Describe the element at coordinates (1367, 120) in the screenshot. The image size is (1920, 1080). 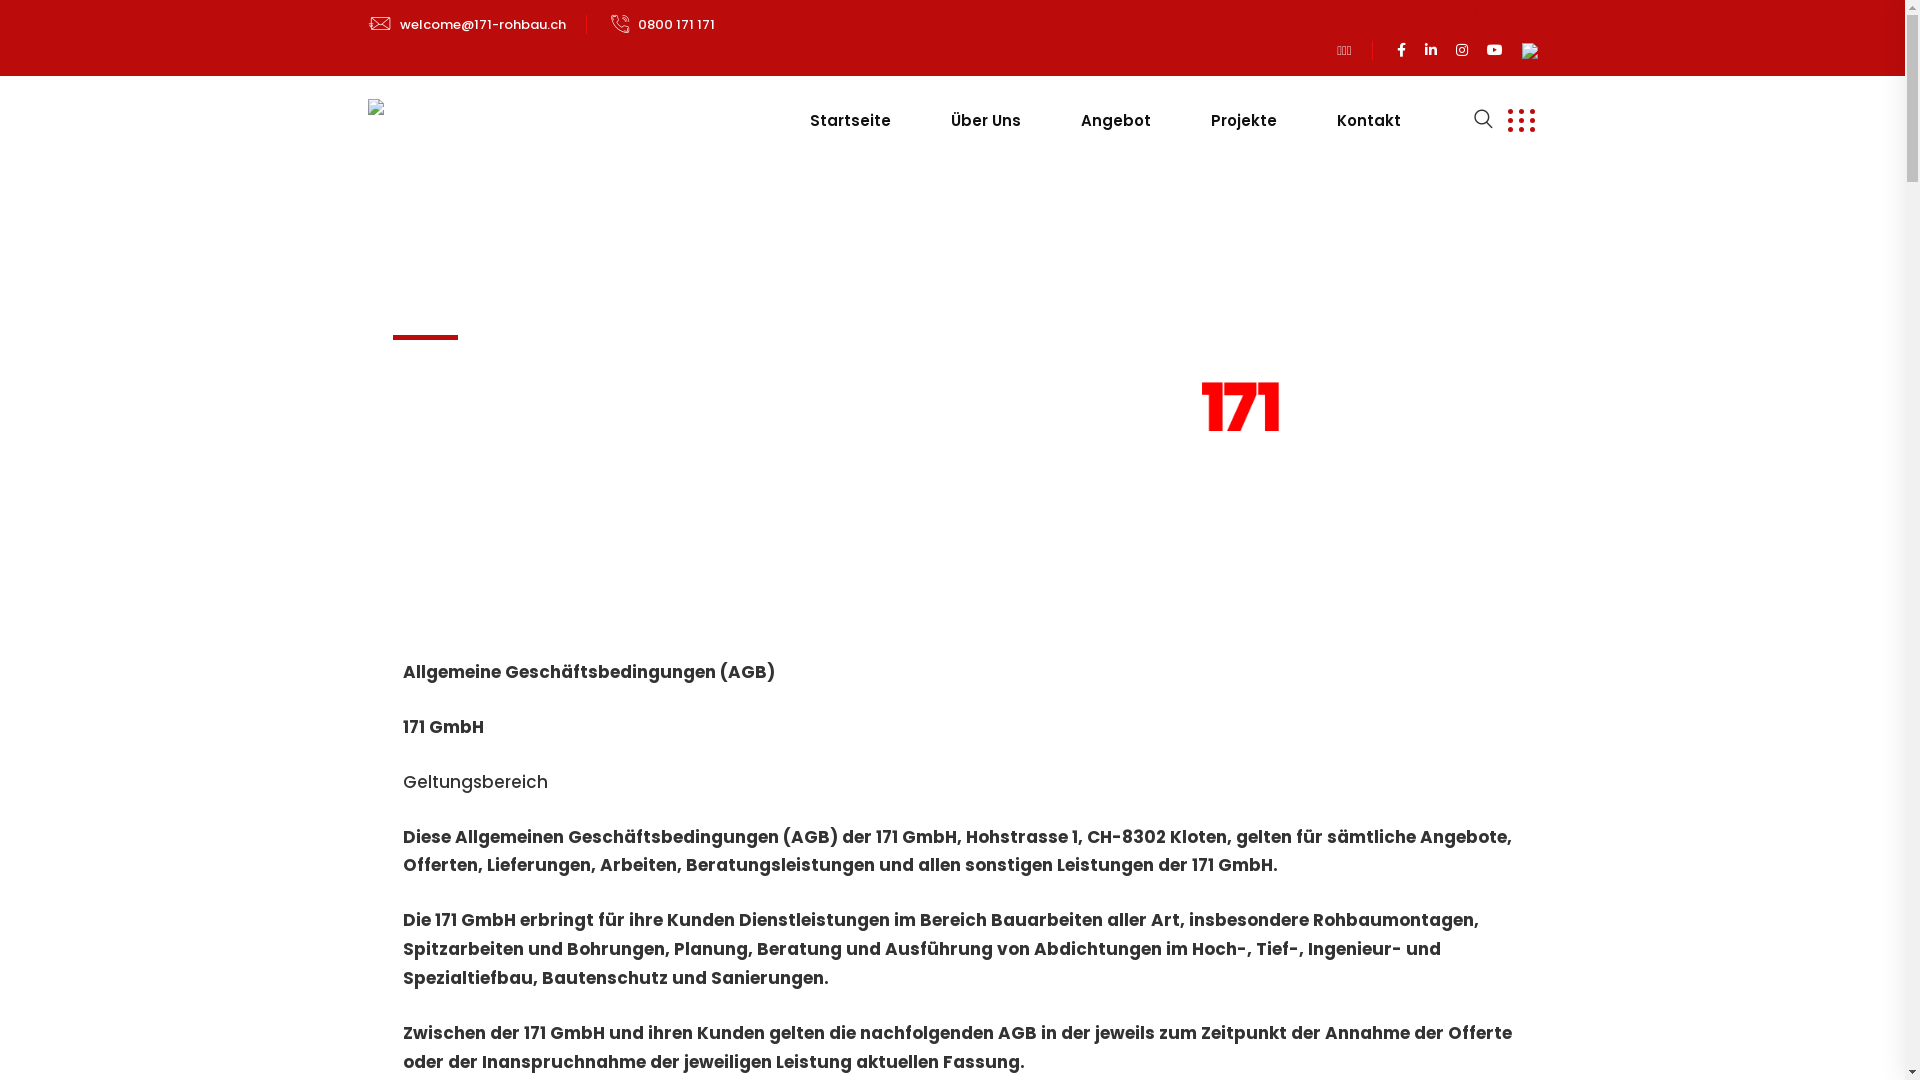
I see `'Kontakt'` at that location.